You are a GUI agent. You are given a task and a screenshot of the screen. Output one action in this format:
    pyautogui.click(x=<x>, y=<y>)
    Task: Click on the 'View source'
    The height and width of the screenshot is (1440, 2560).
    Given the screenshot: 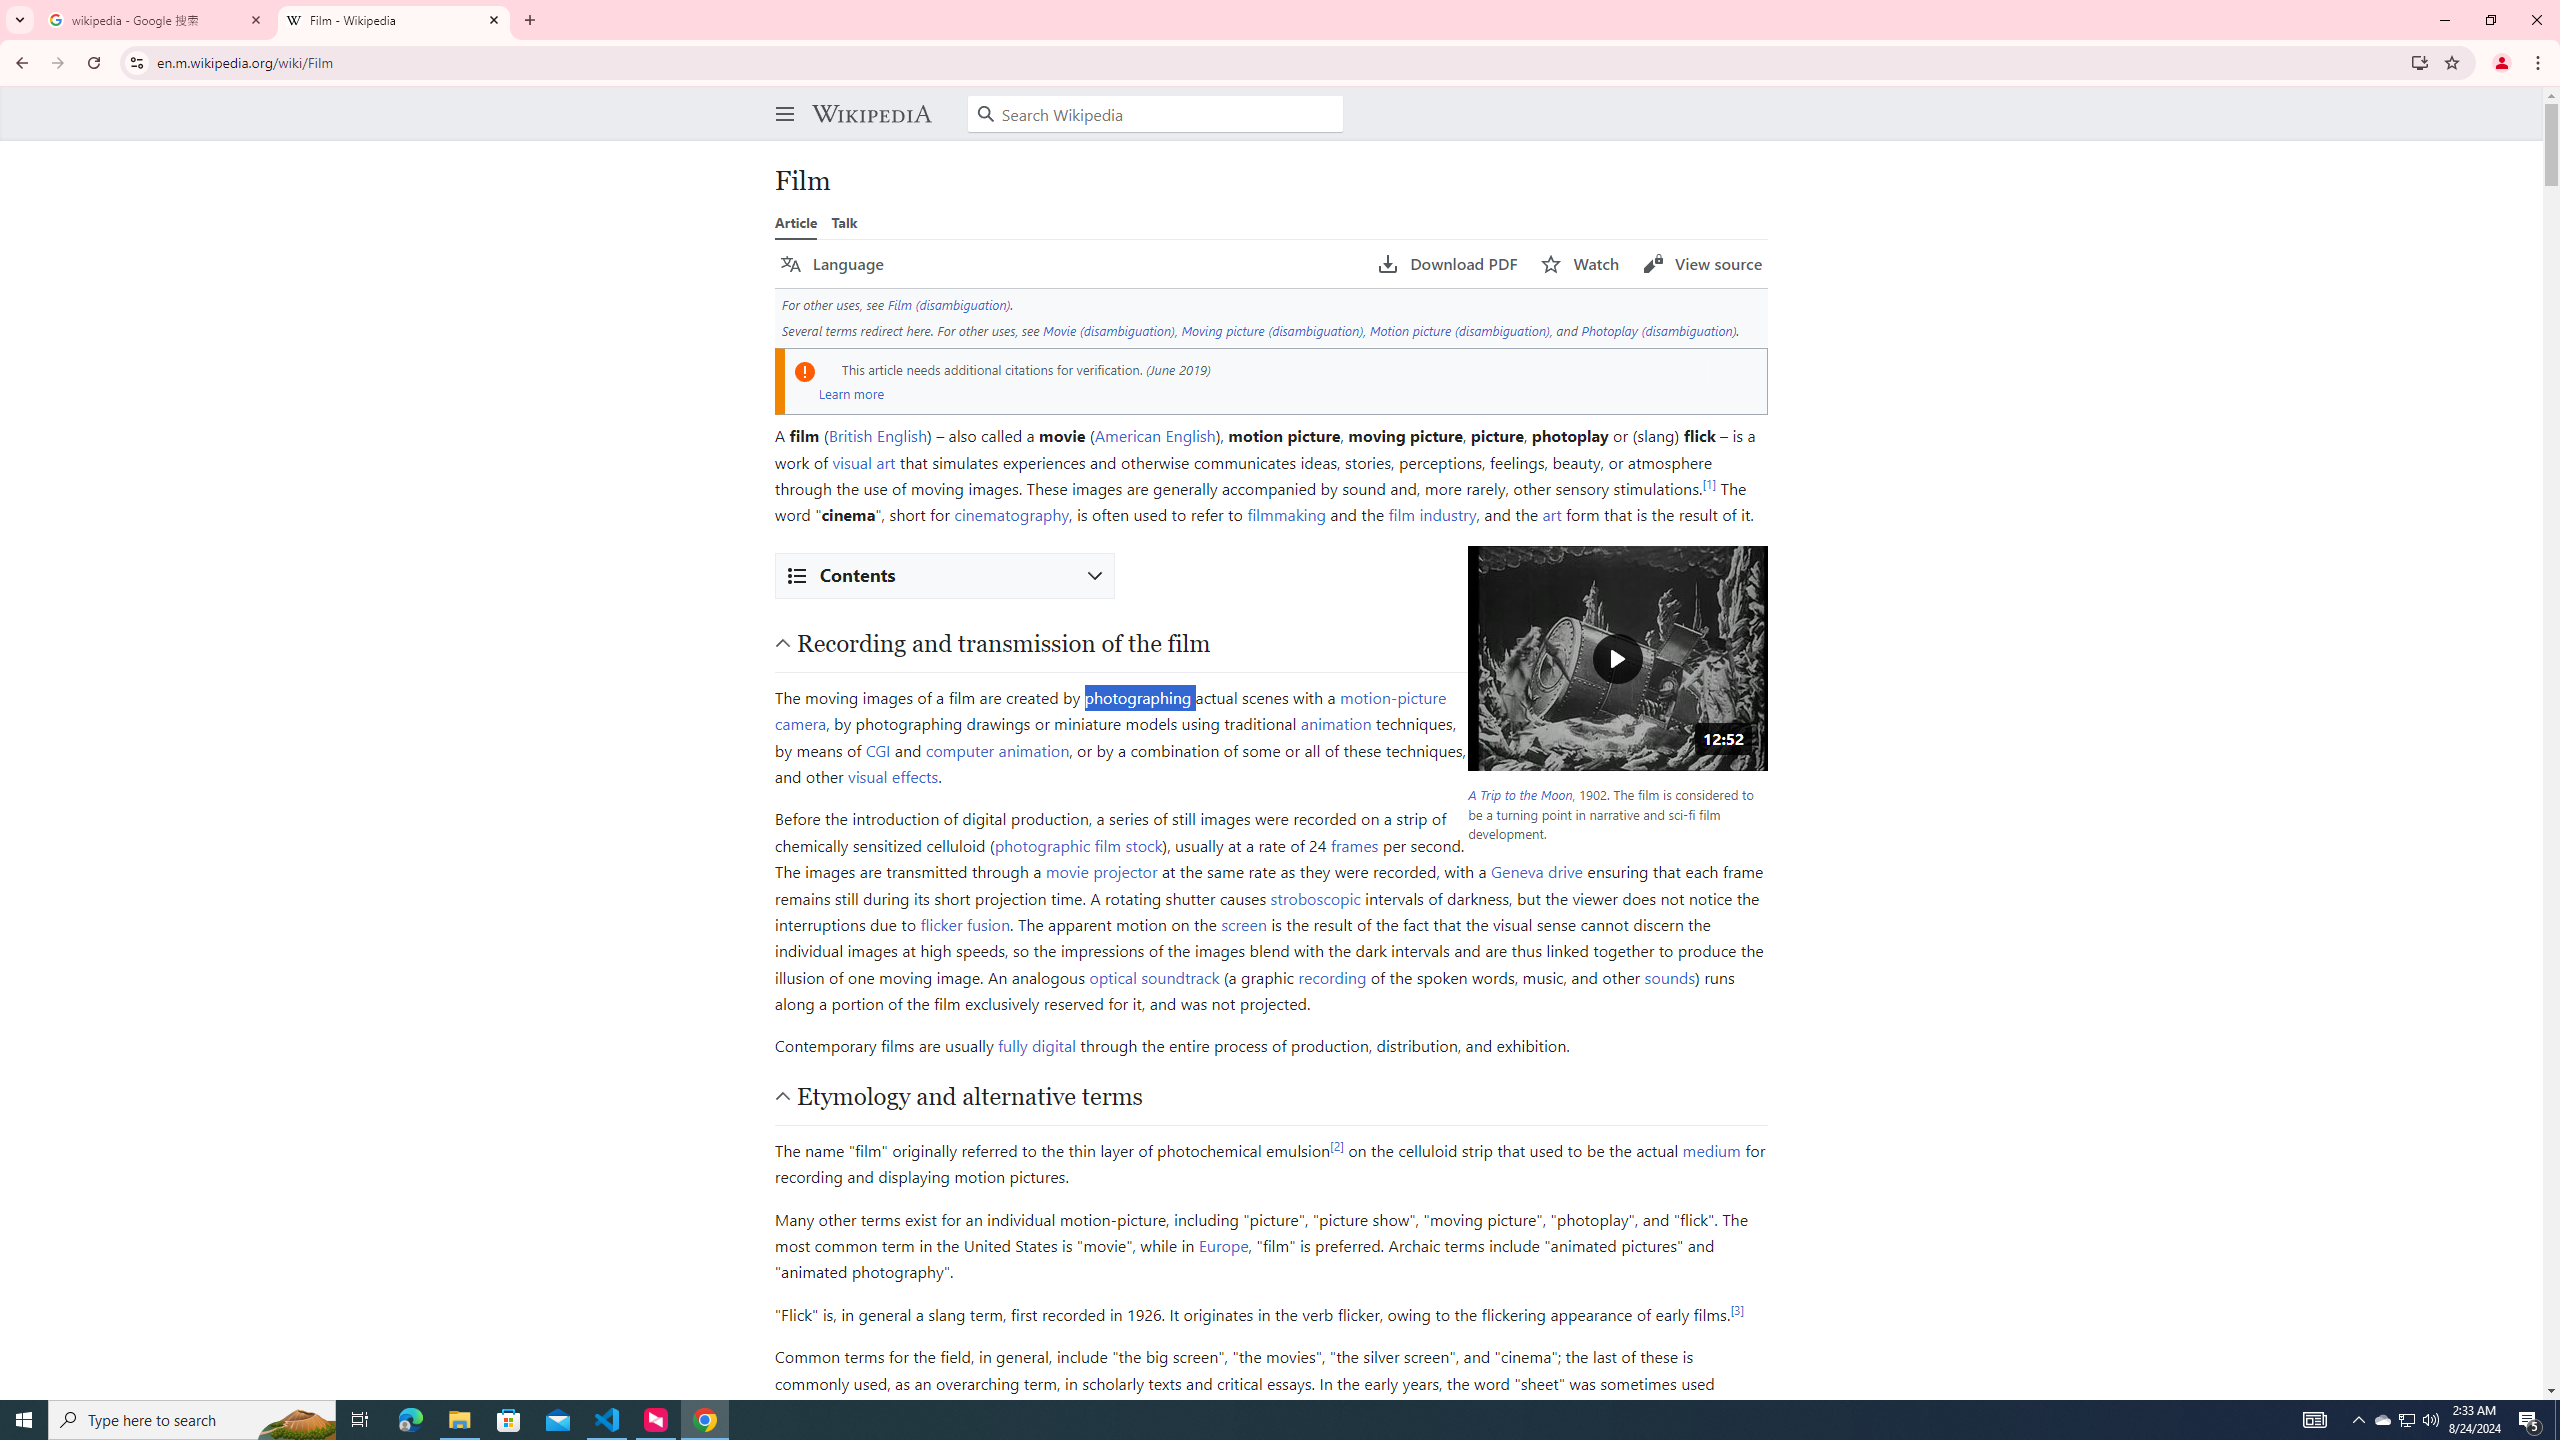 What is the action you would take?
    pyautogui.click(x=1701, y=264)
    